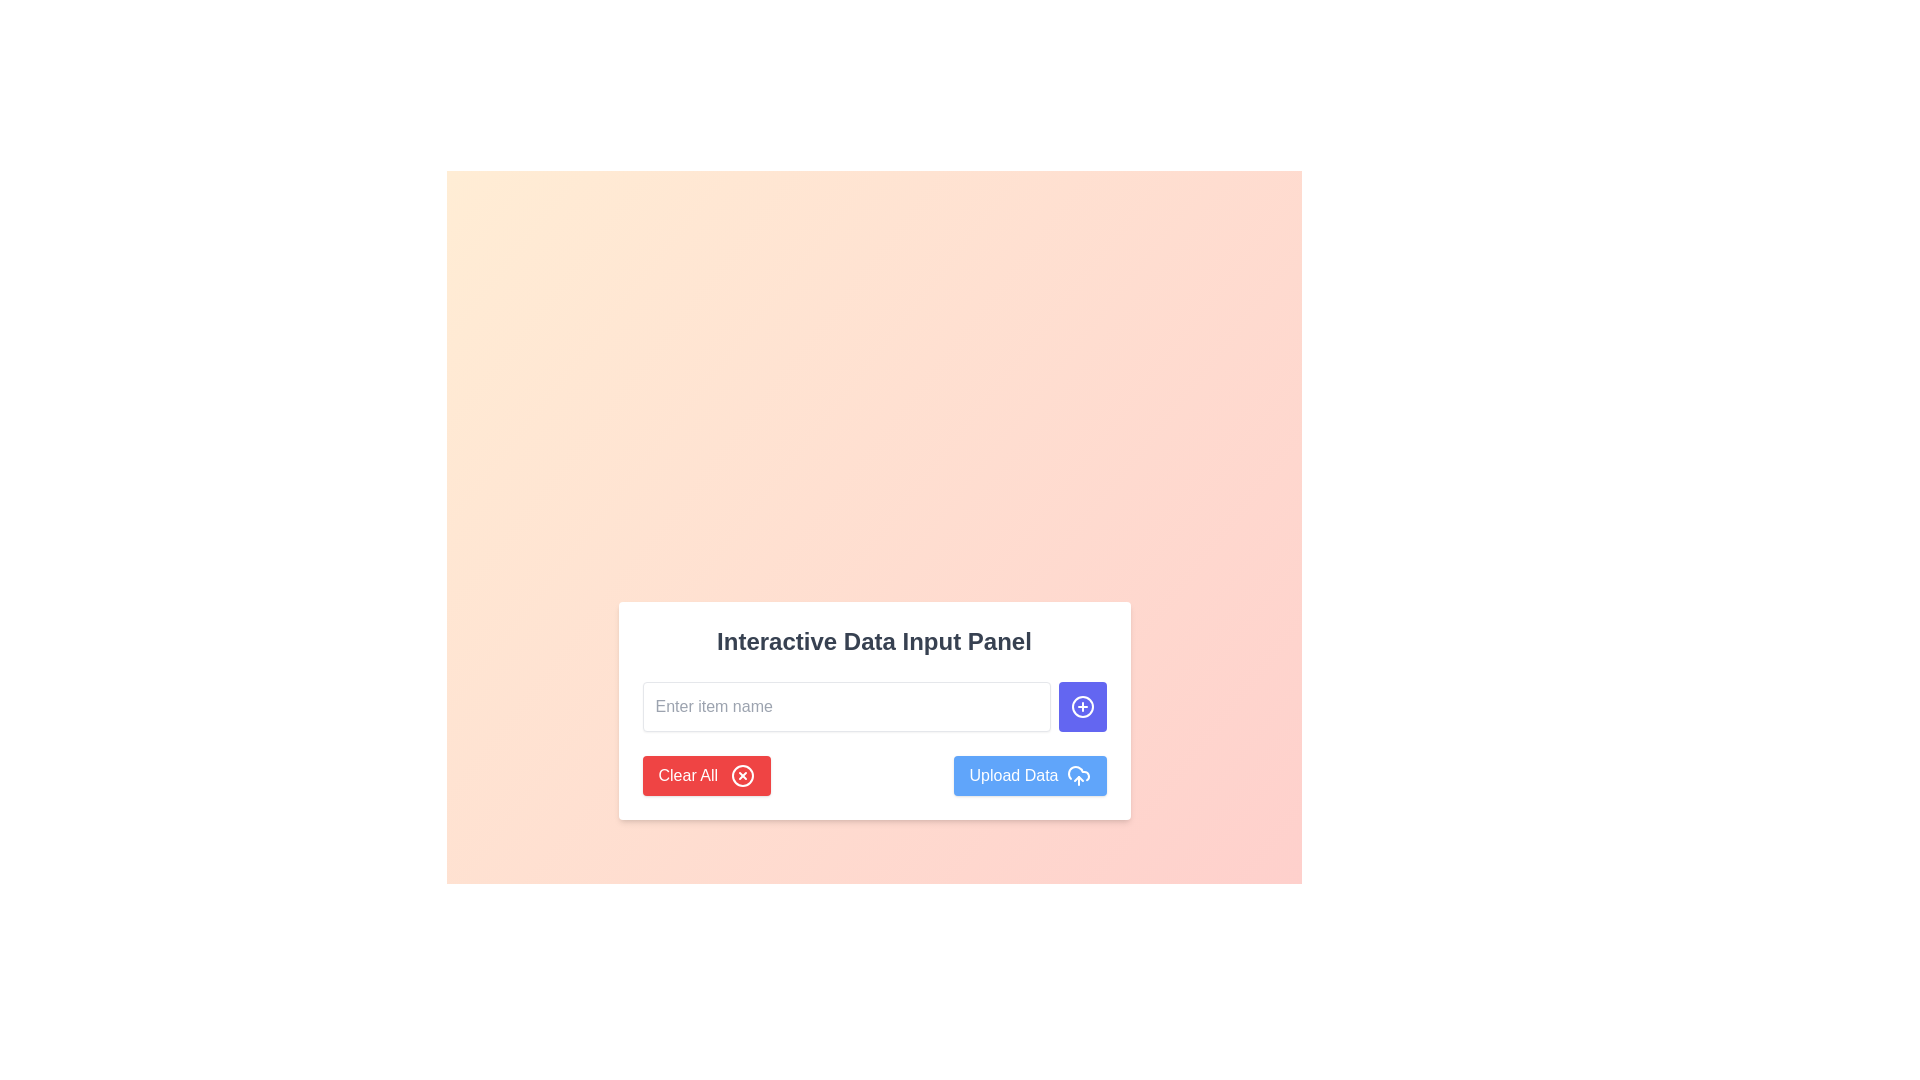 This screenshot has width=1920, height=1080. I want to click on the circular button with a blue background and a plus sign in the center, located in the upper-right corner of the interactive panel, so click(1081, 705).